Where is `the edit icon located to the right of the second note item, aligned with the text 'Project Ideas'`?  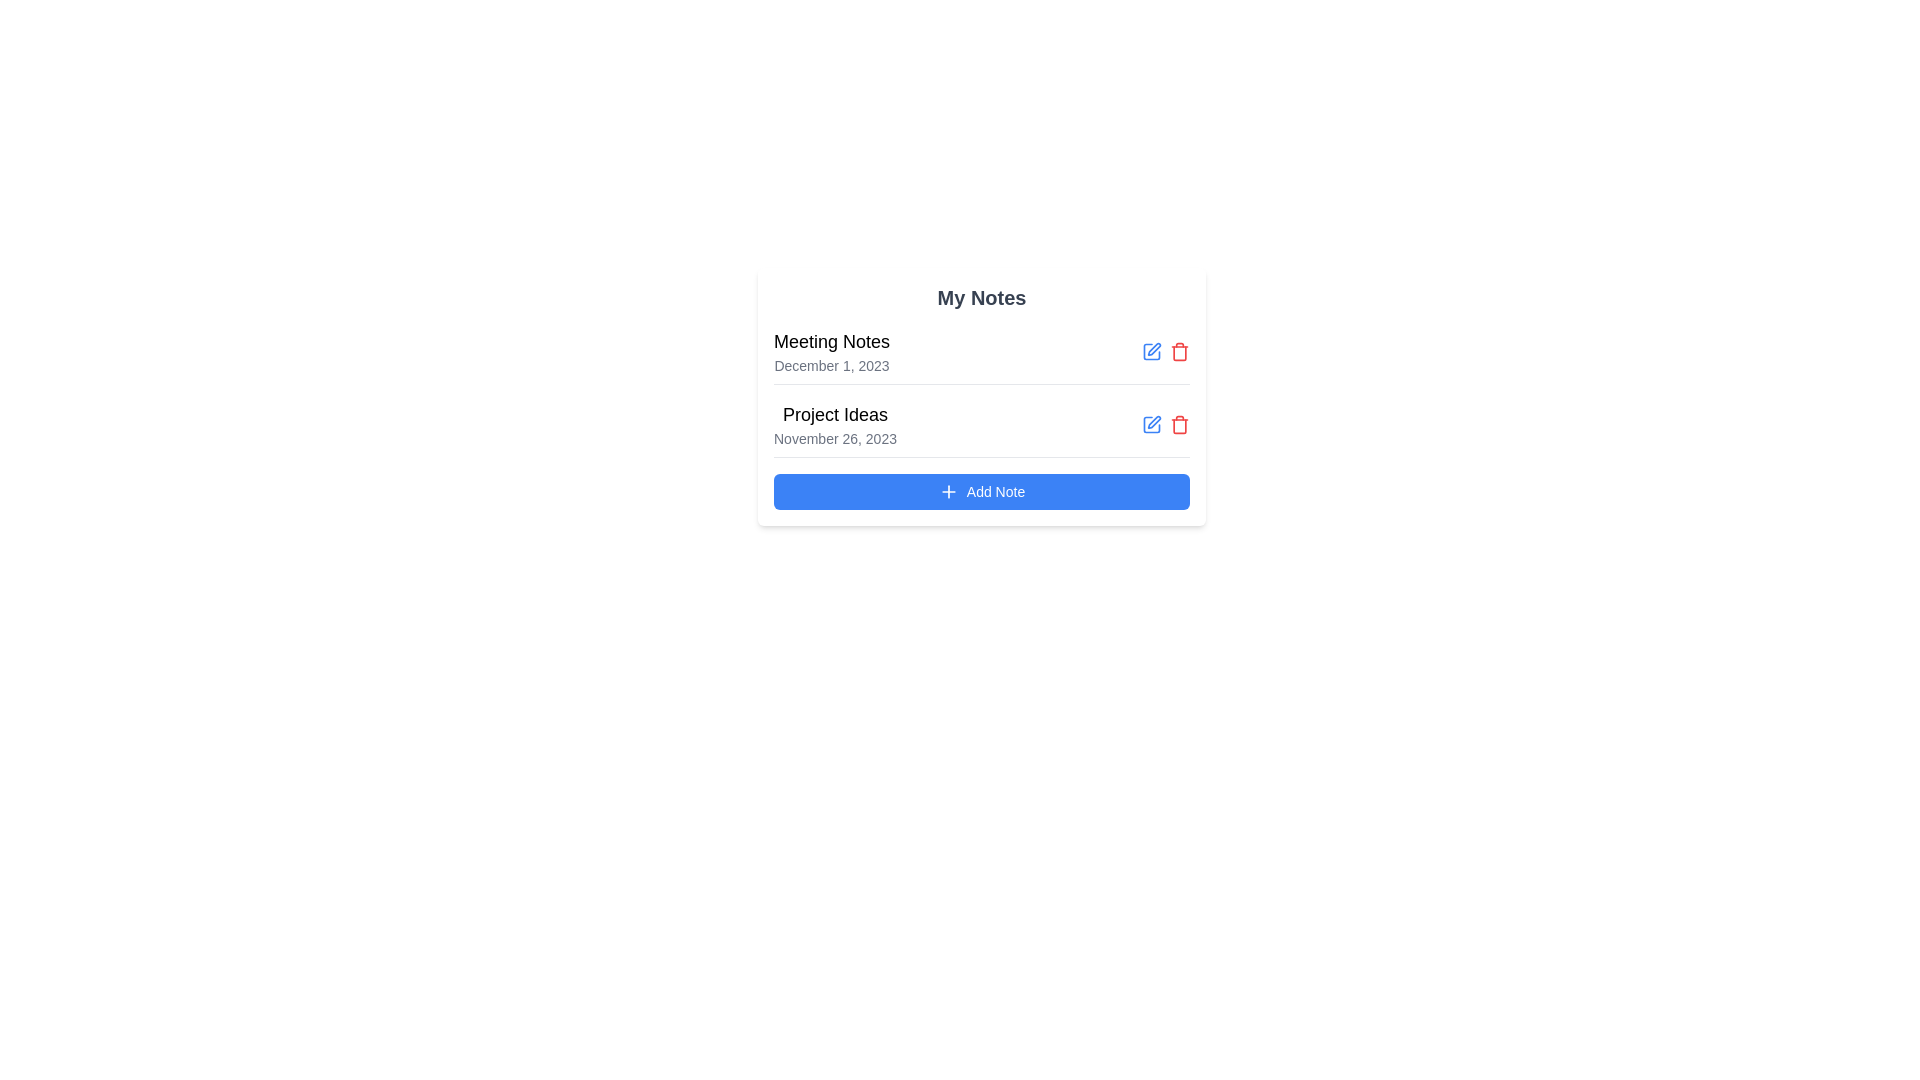 the edit icon located to the right of the second note item, aligned with the text 'Project Ideas' is located at coordinates (1154, 421).